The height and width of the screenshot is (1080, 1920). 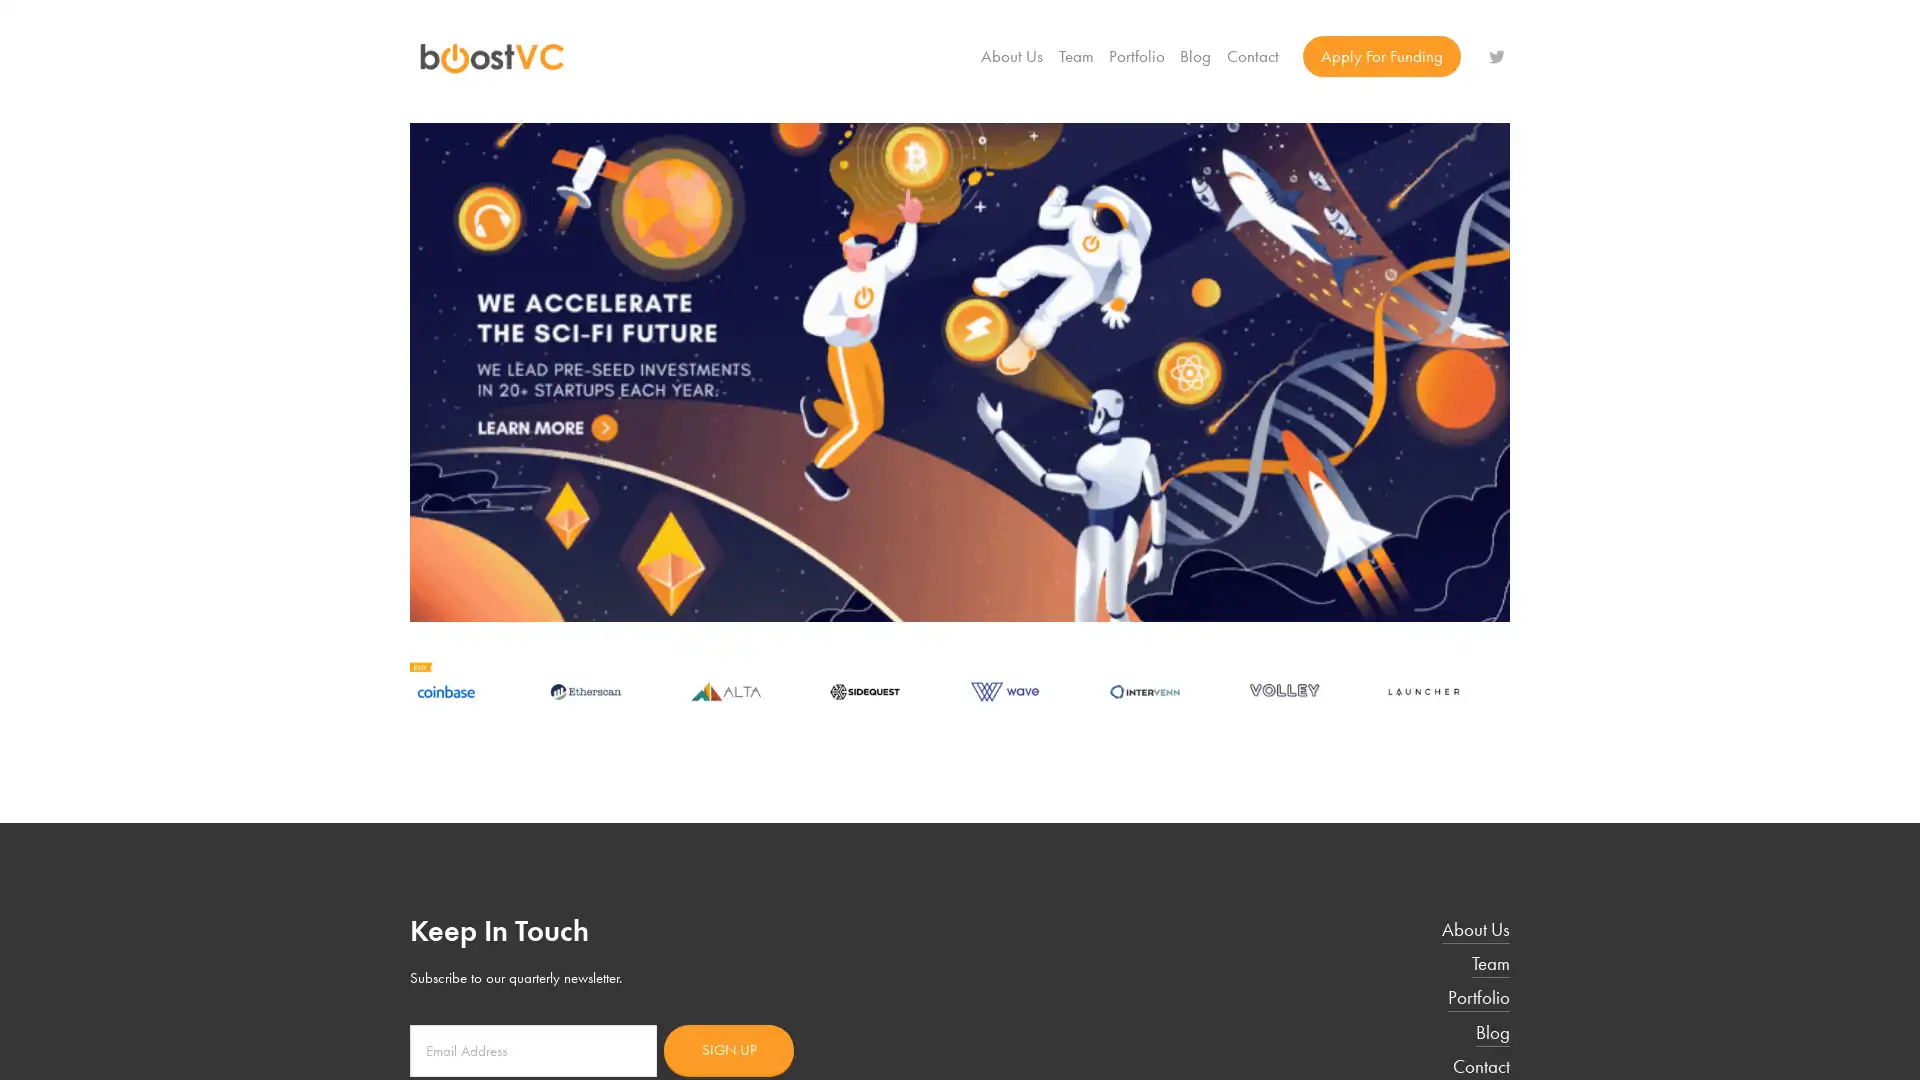 I want to click on SIGN UP, so click(x=728, y=1048).